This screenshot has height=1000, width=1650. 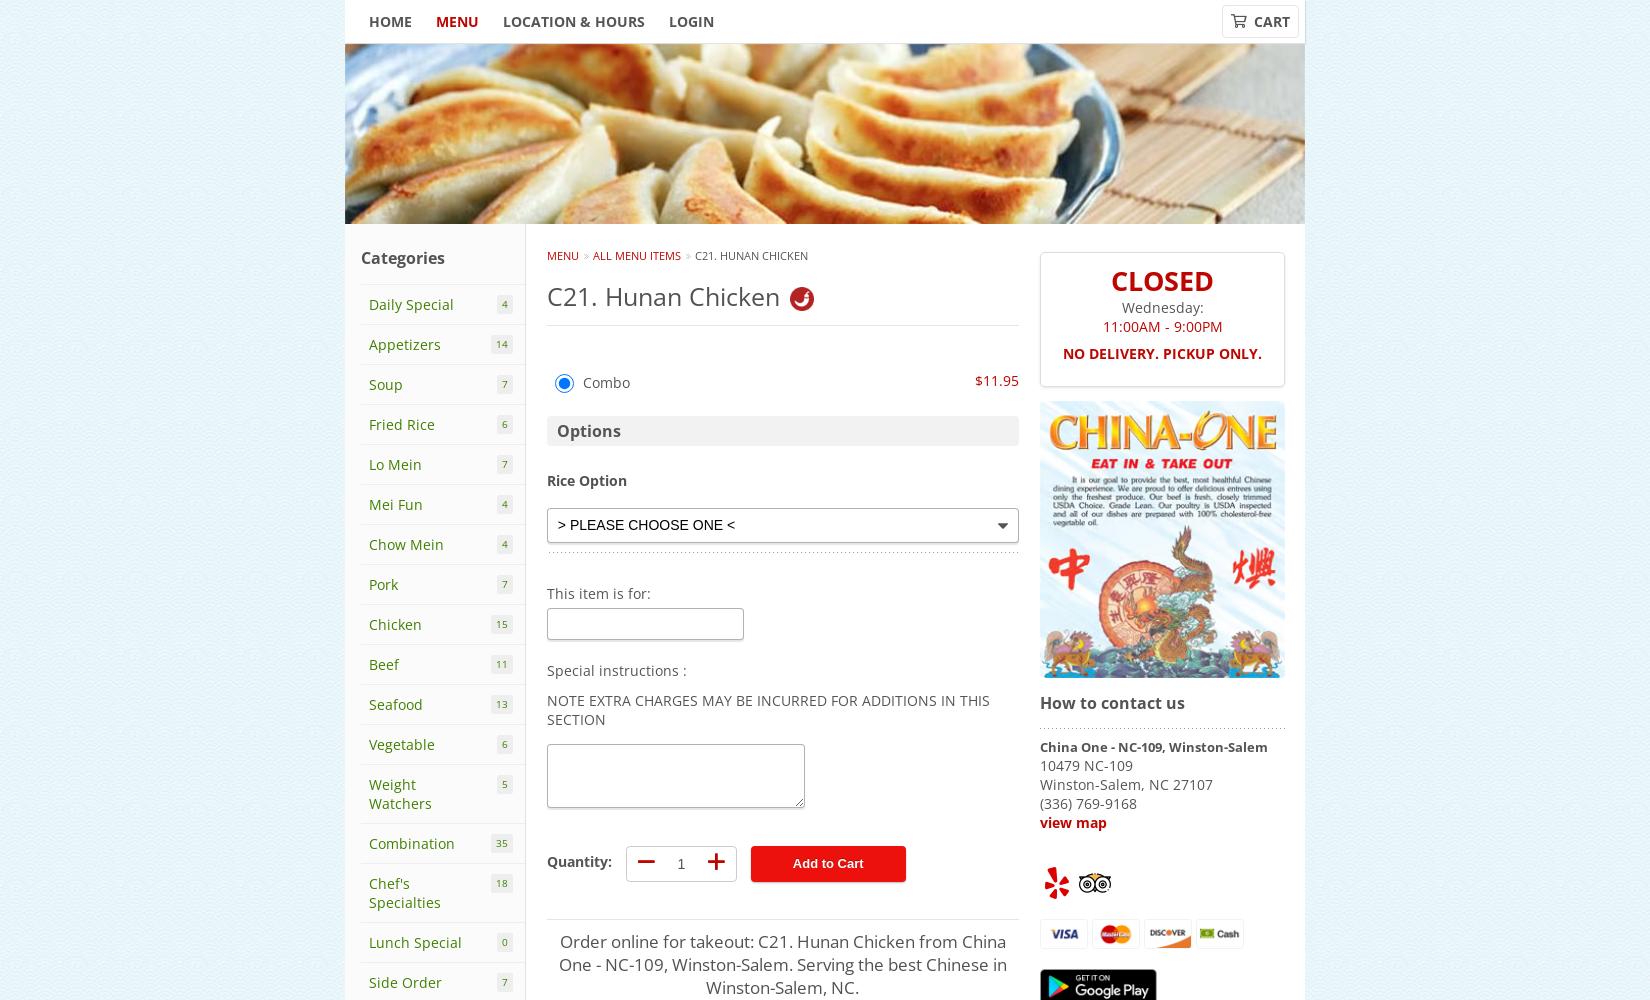 I want to click on 'Chef's Specialties', so click(x=405, y=893).